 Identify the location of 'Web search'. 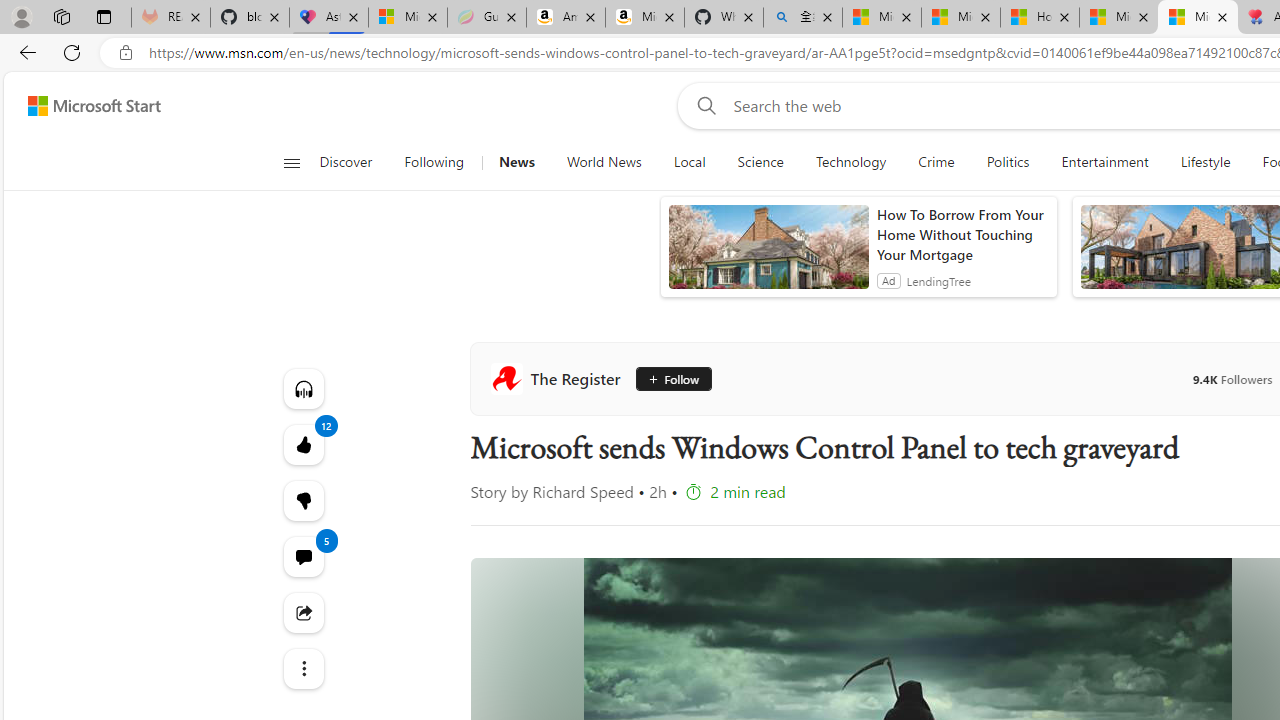
(702, 105).